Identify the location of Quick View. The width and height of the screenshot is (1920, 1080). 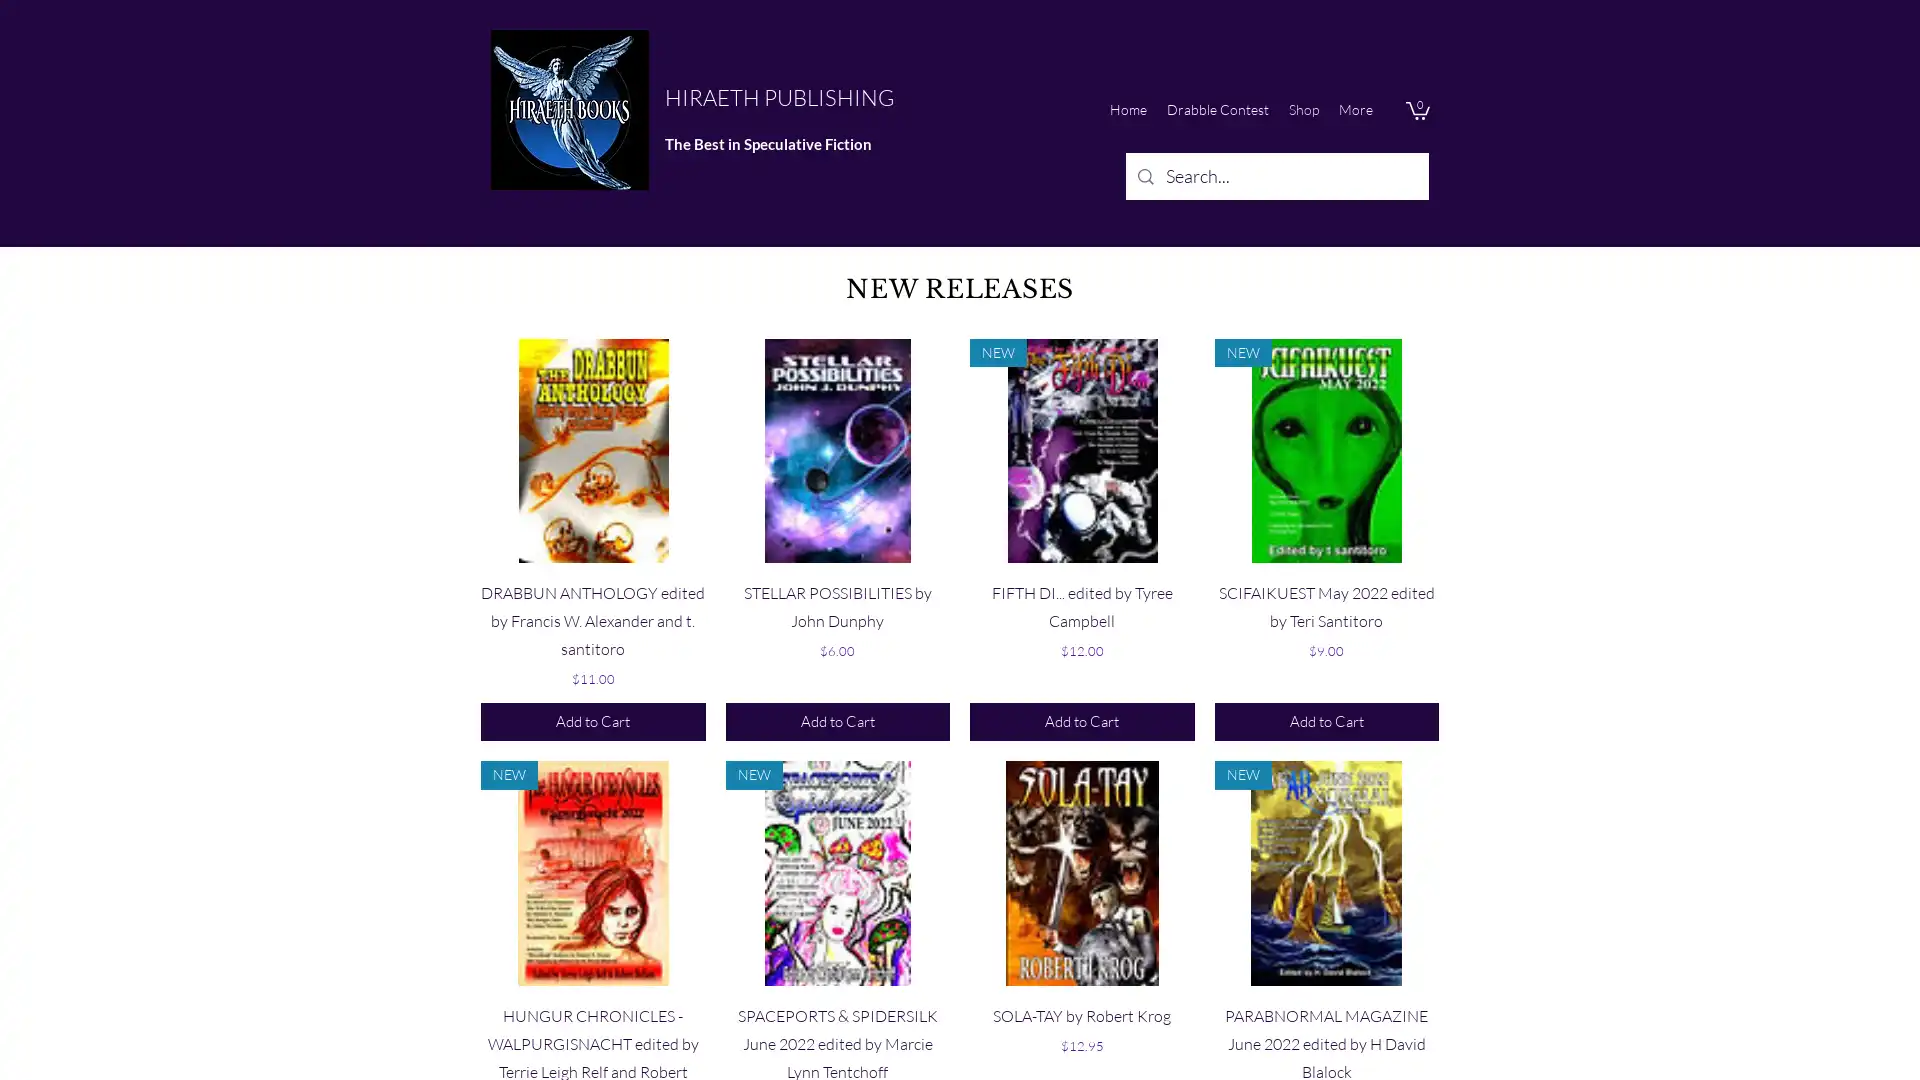
(592, 586).